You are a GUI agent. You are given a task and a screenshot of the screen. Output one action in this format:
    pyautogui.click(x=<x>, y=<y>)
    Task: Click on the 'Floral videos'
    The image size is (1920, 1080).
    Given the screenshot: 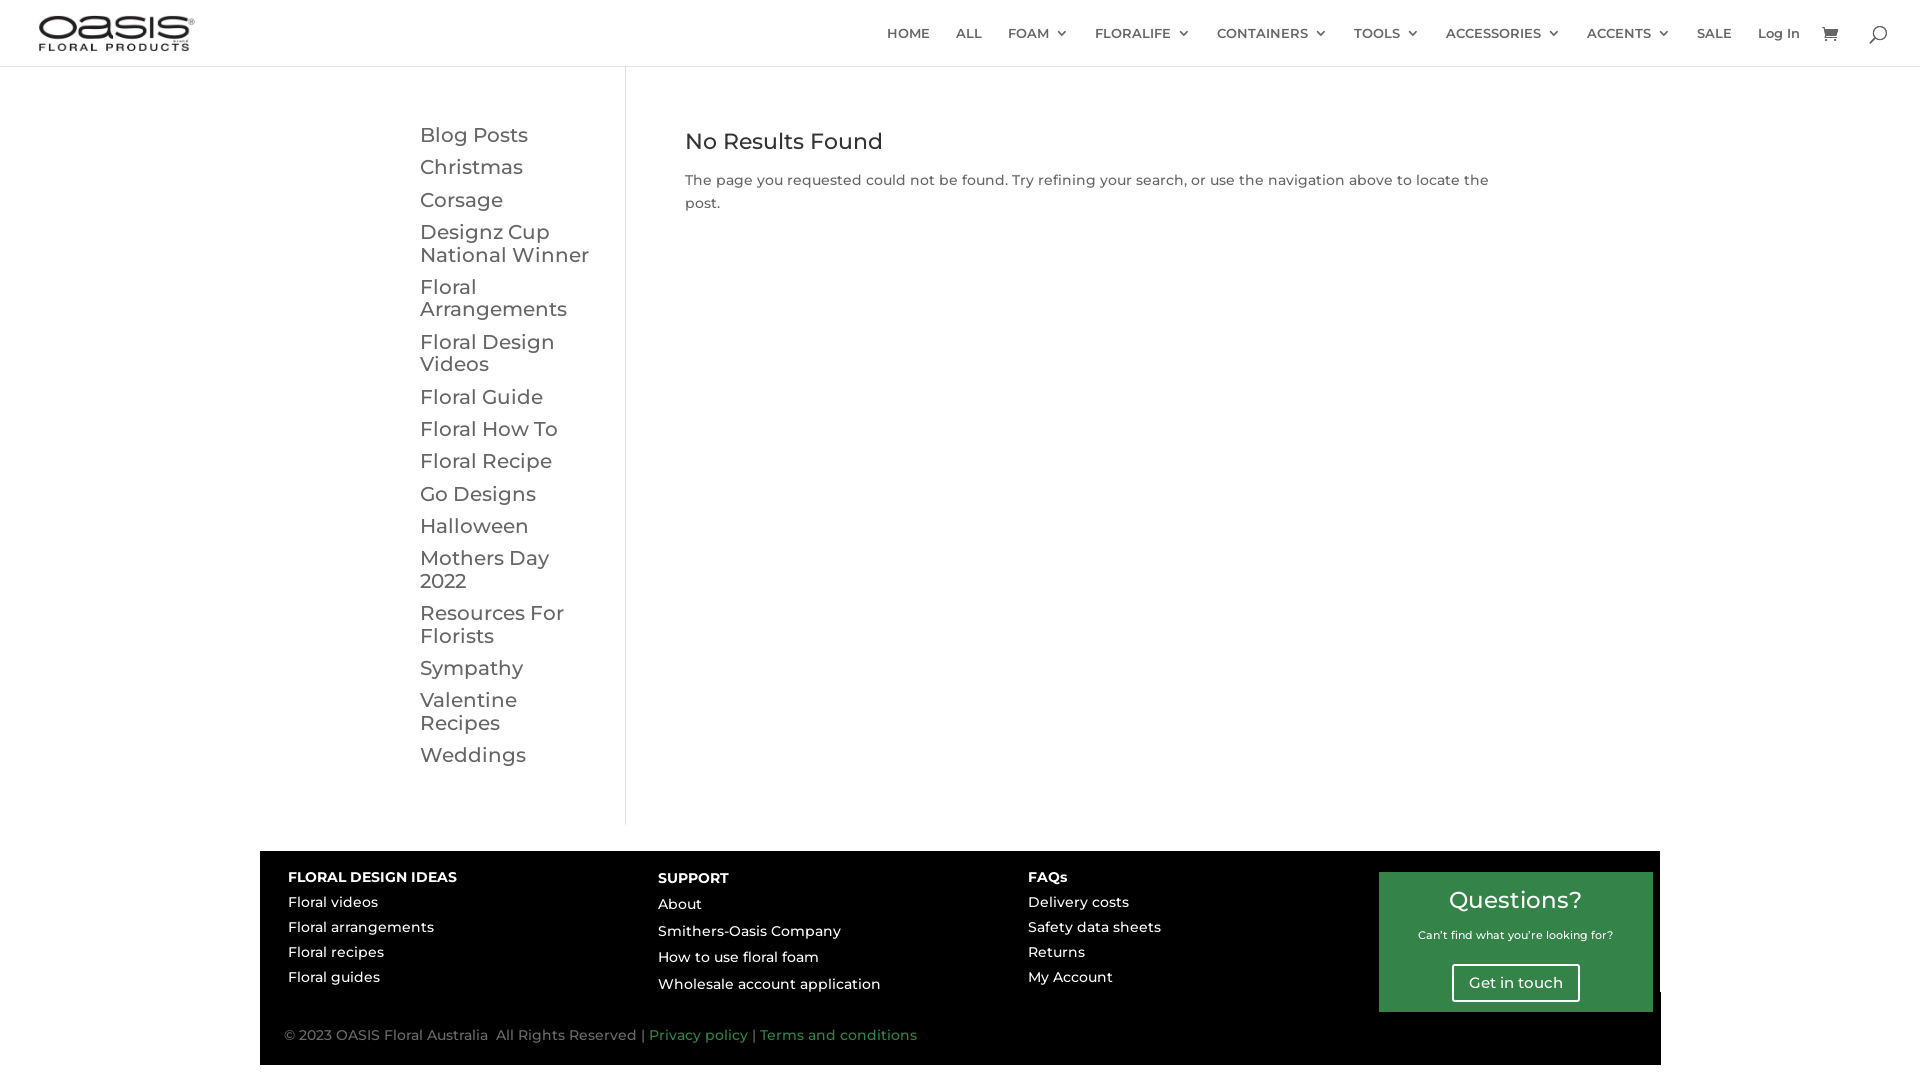 What is the action you would take?
    pyautogui.click(x=332, y=902)
    